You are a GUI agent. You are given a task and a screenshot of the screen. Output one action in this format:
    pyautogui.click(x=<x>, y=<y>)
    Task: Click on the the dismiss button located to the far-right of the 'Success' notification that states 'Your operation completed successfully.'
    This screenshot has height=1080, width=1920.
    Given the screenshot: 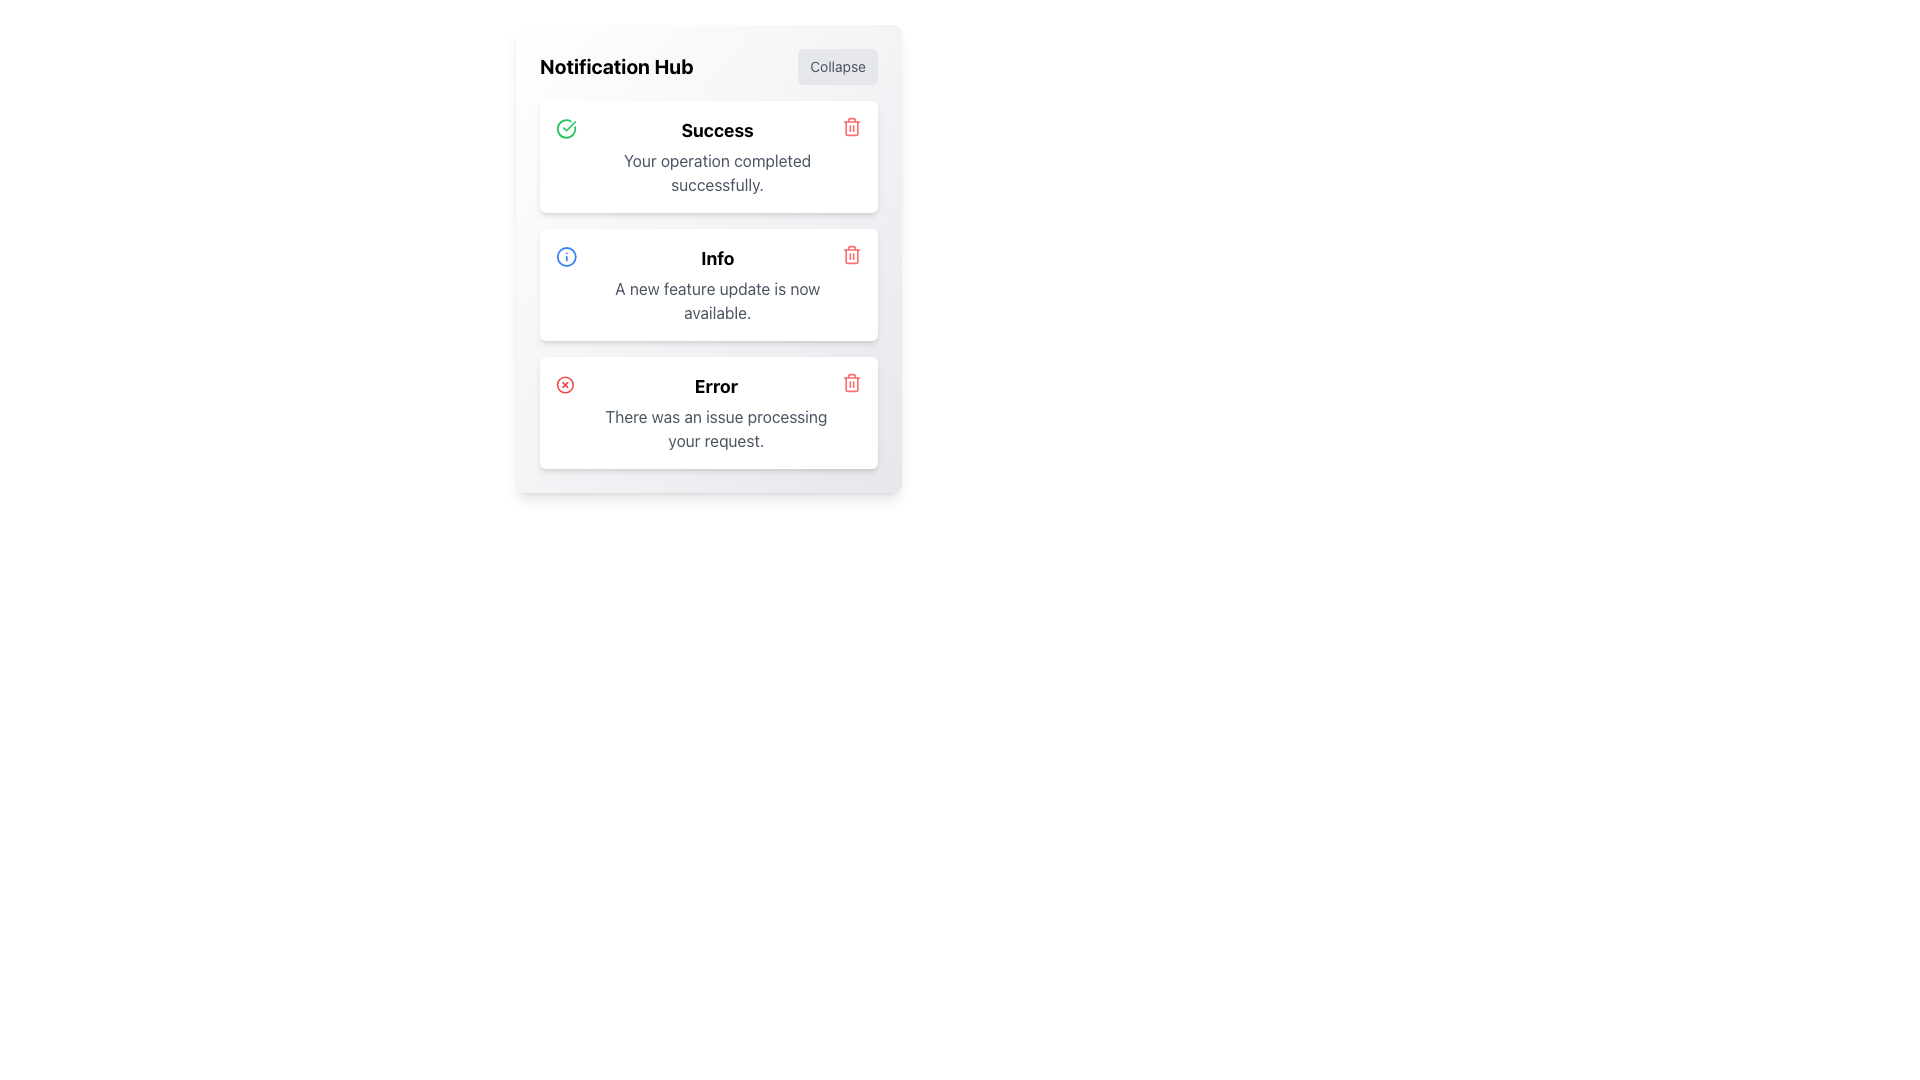 What is the action you would take?
    pyautogui.click(x=851, y=127)
    